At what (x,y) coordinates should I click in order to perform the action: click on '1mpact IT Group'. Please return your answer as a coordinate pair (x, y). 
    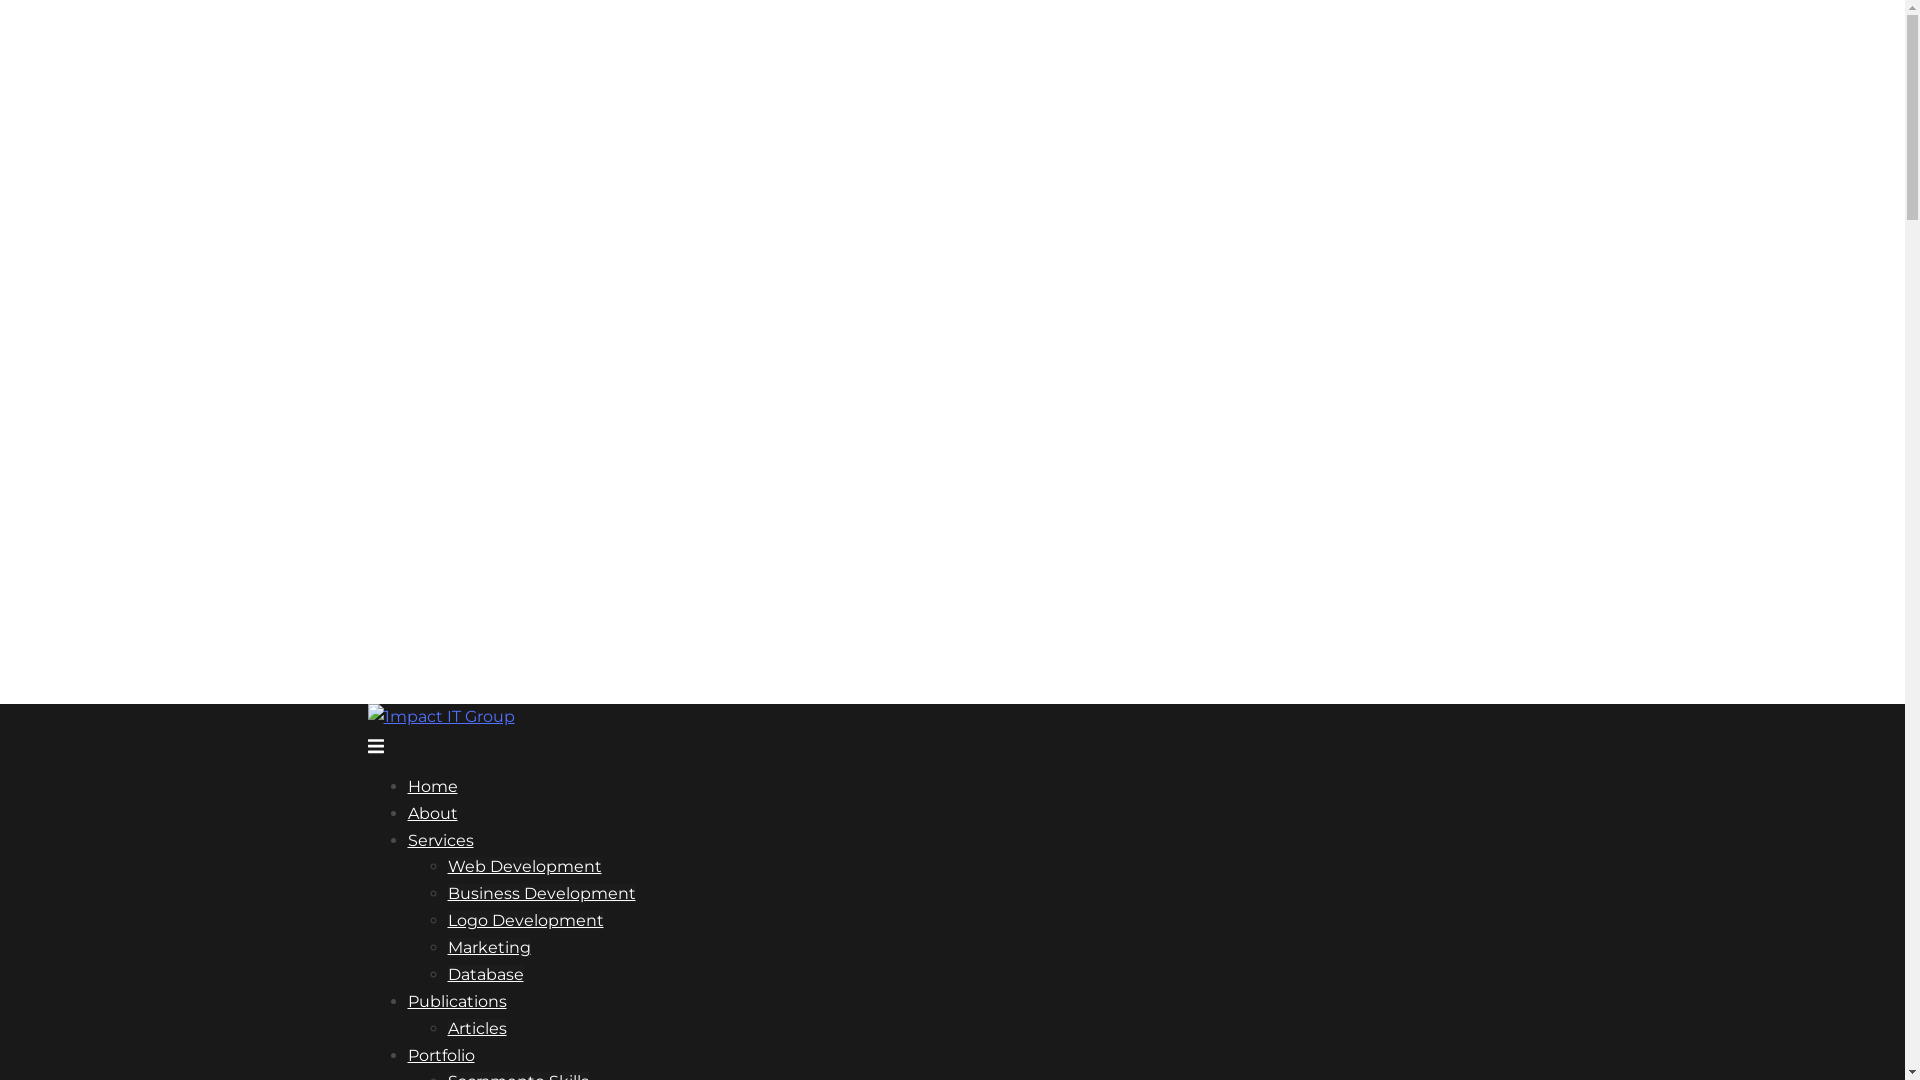
    Looking at the image, I should click on (440, 715).